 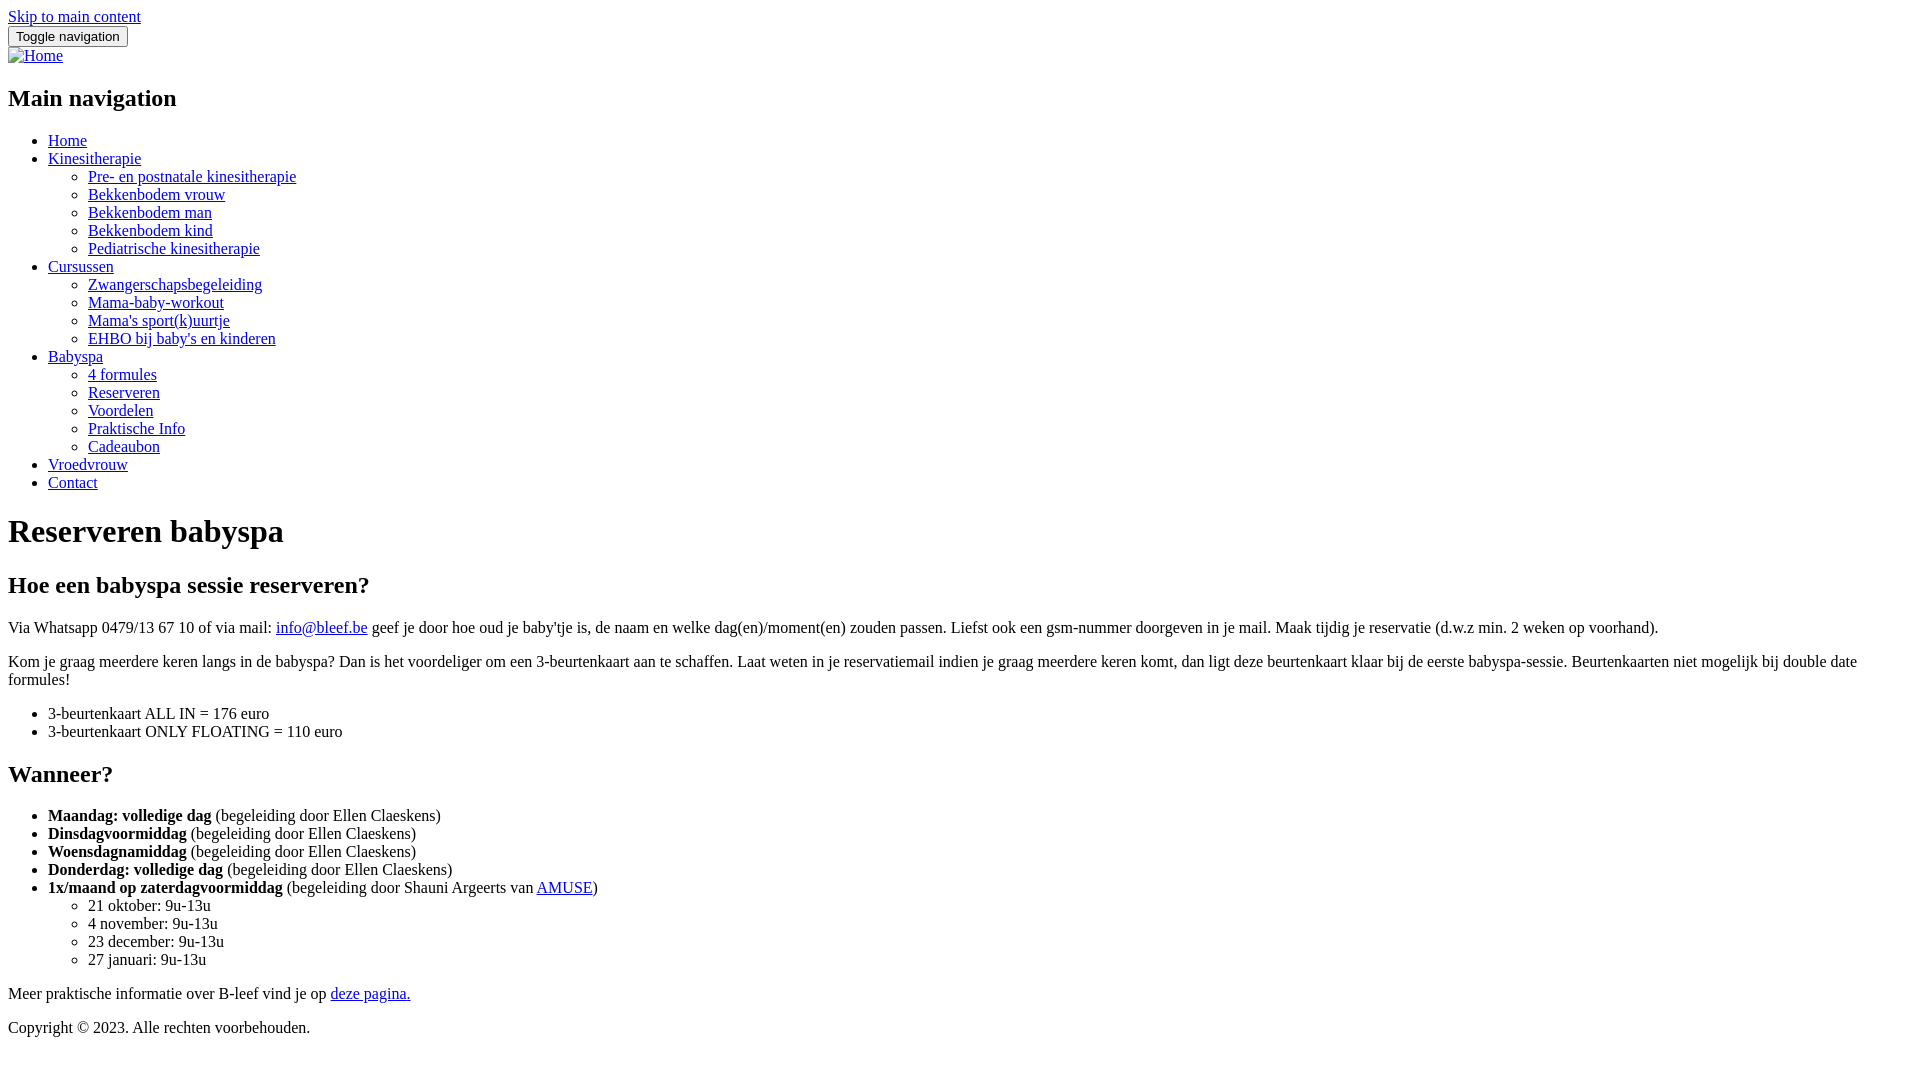 What do you see at coordinates (35, 54) in the screenshot?
I see `'Home'` at bounding box center [35, 54].